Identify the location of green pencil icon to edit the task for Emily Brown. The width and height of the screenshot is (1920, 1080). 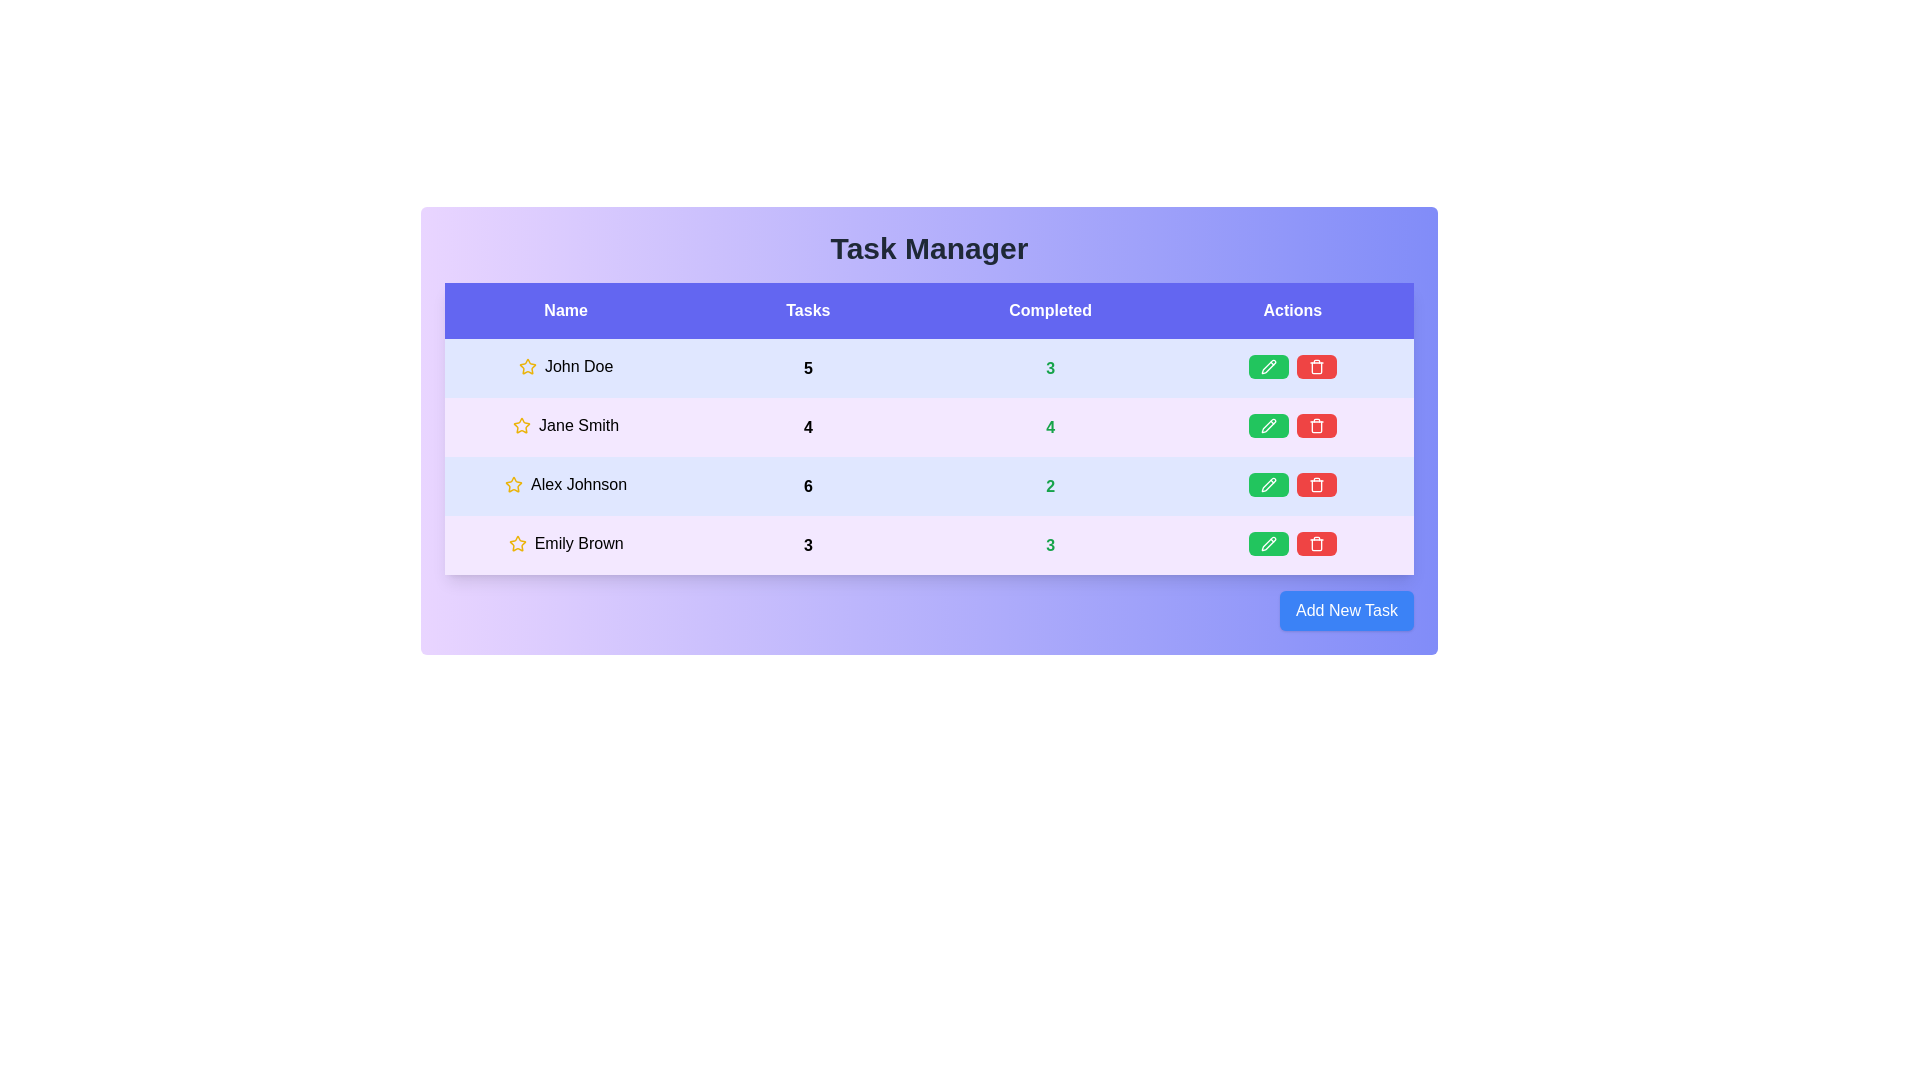
(1267, 543).